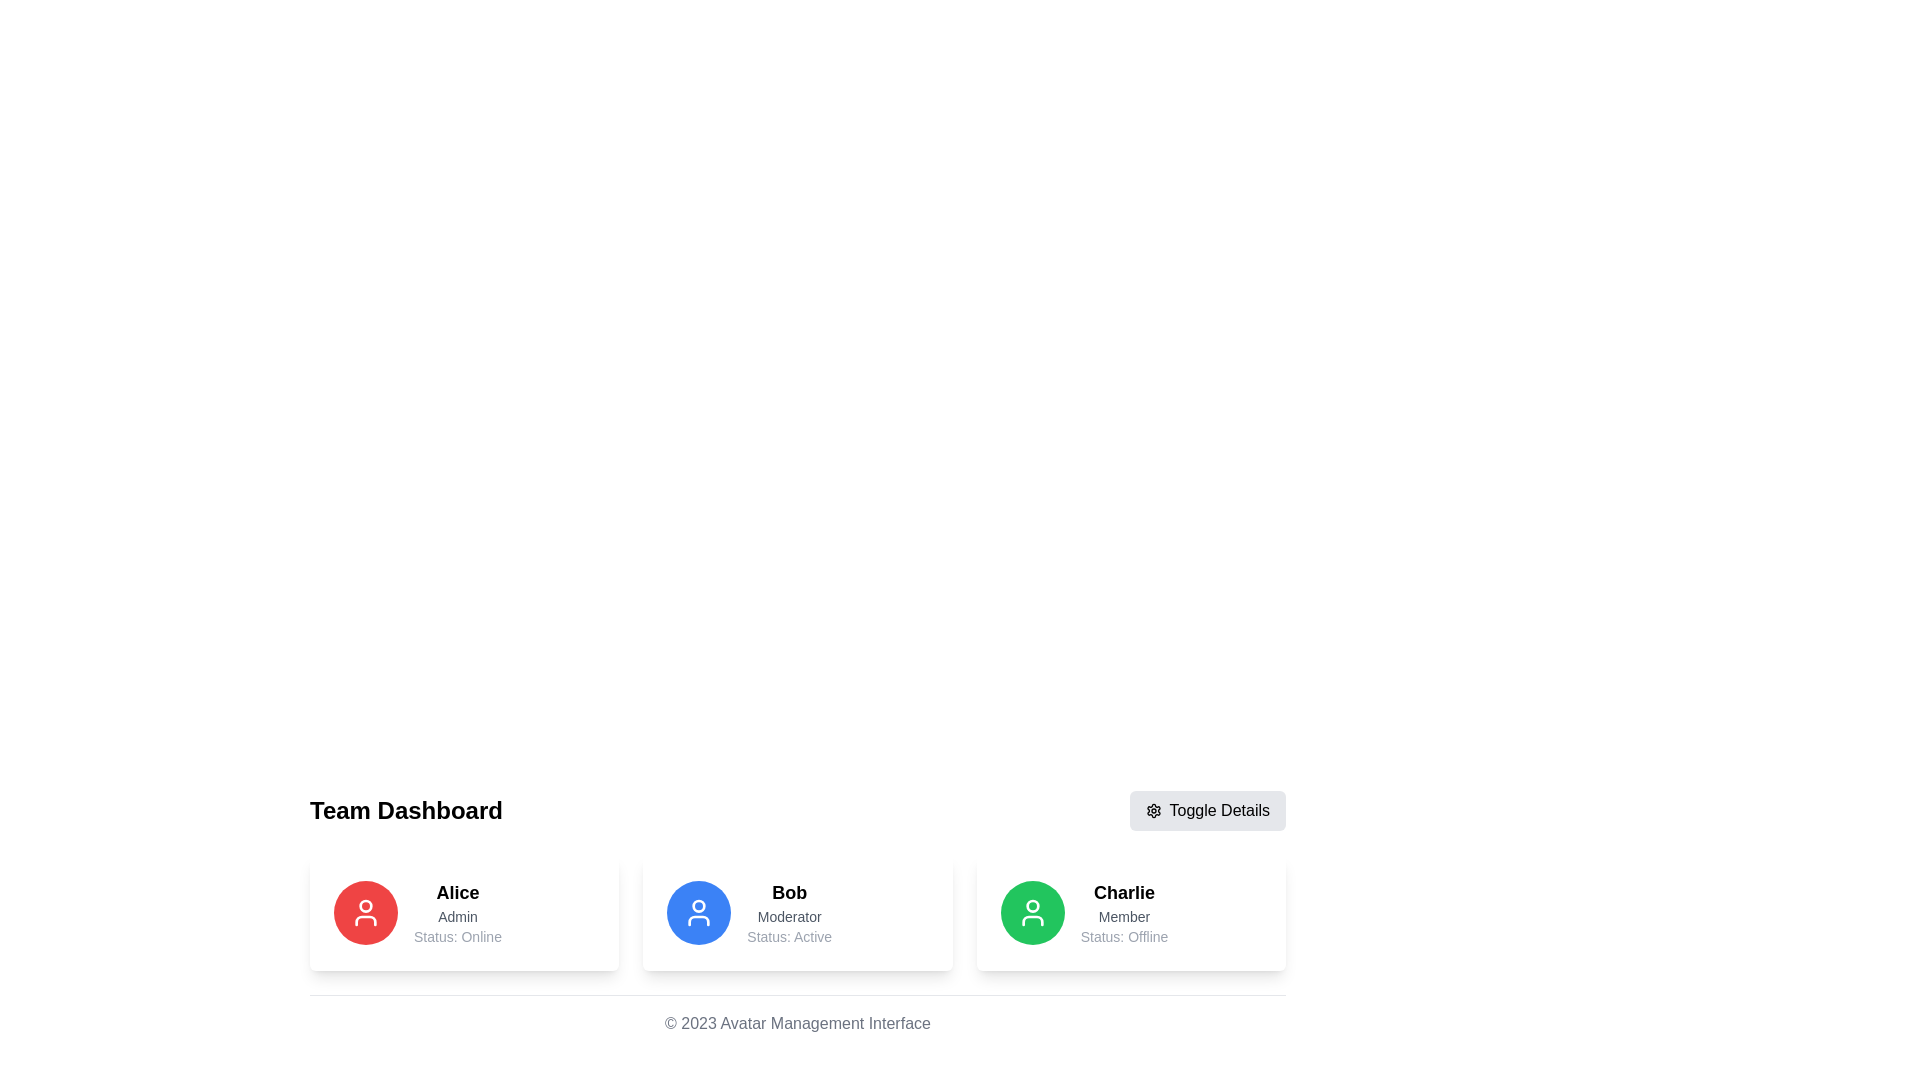 This screenshot has width=1920, height=1080. What do you see at coordinates (456, 917) in the screenshot?
I see `the static text label displaying 'Admin' located under the name 'Alice' in the user card structure` at bounding box center [456, 917].